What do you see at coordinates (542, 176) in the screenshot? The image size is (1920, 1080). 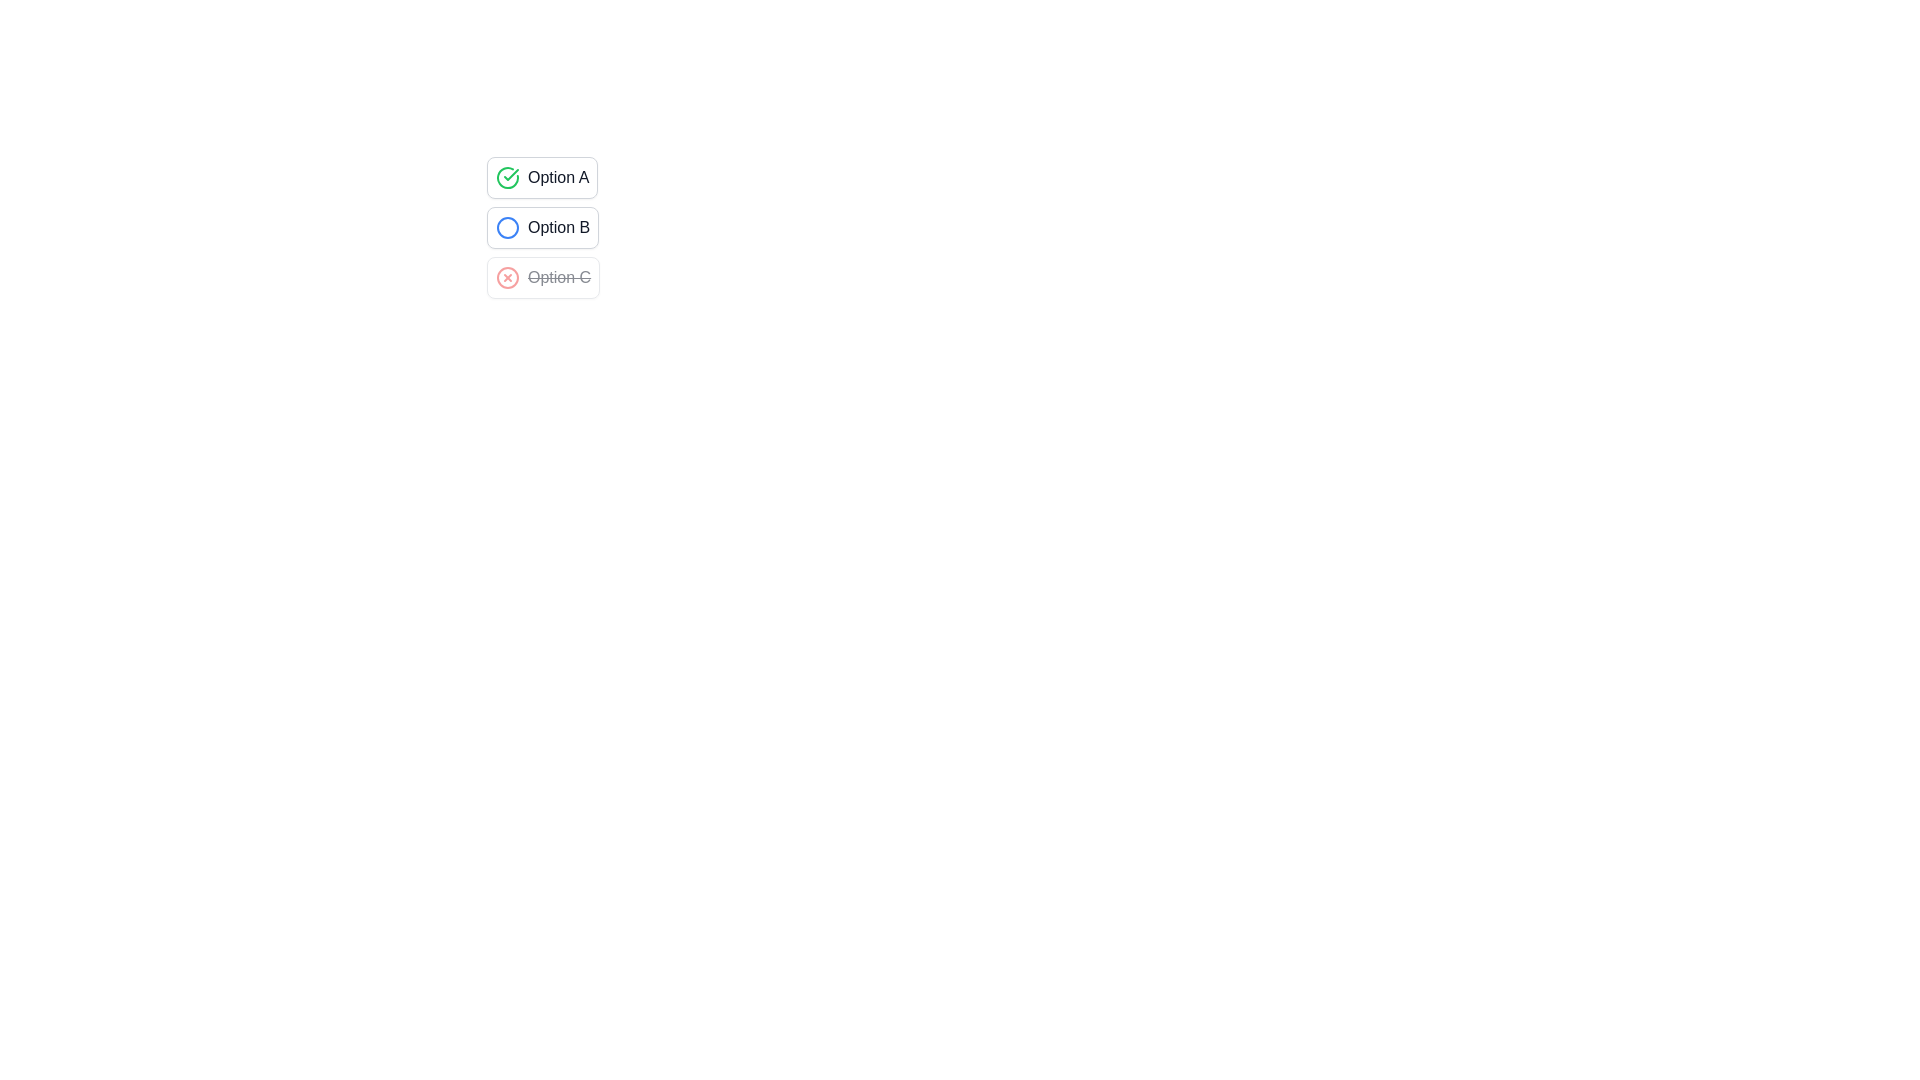 I see `the selectable option labeled 'Option A' which is a horizontal bar with rounded corners containing a green circular icon with a check mark and text on the right` at bounding box center [542, 176].